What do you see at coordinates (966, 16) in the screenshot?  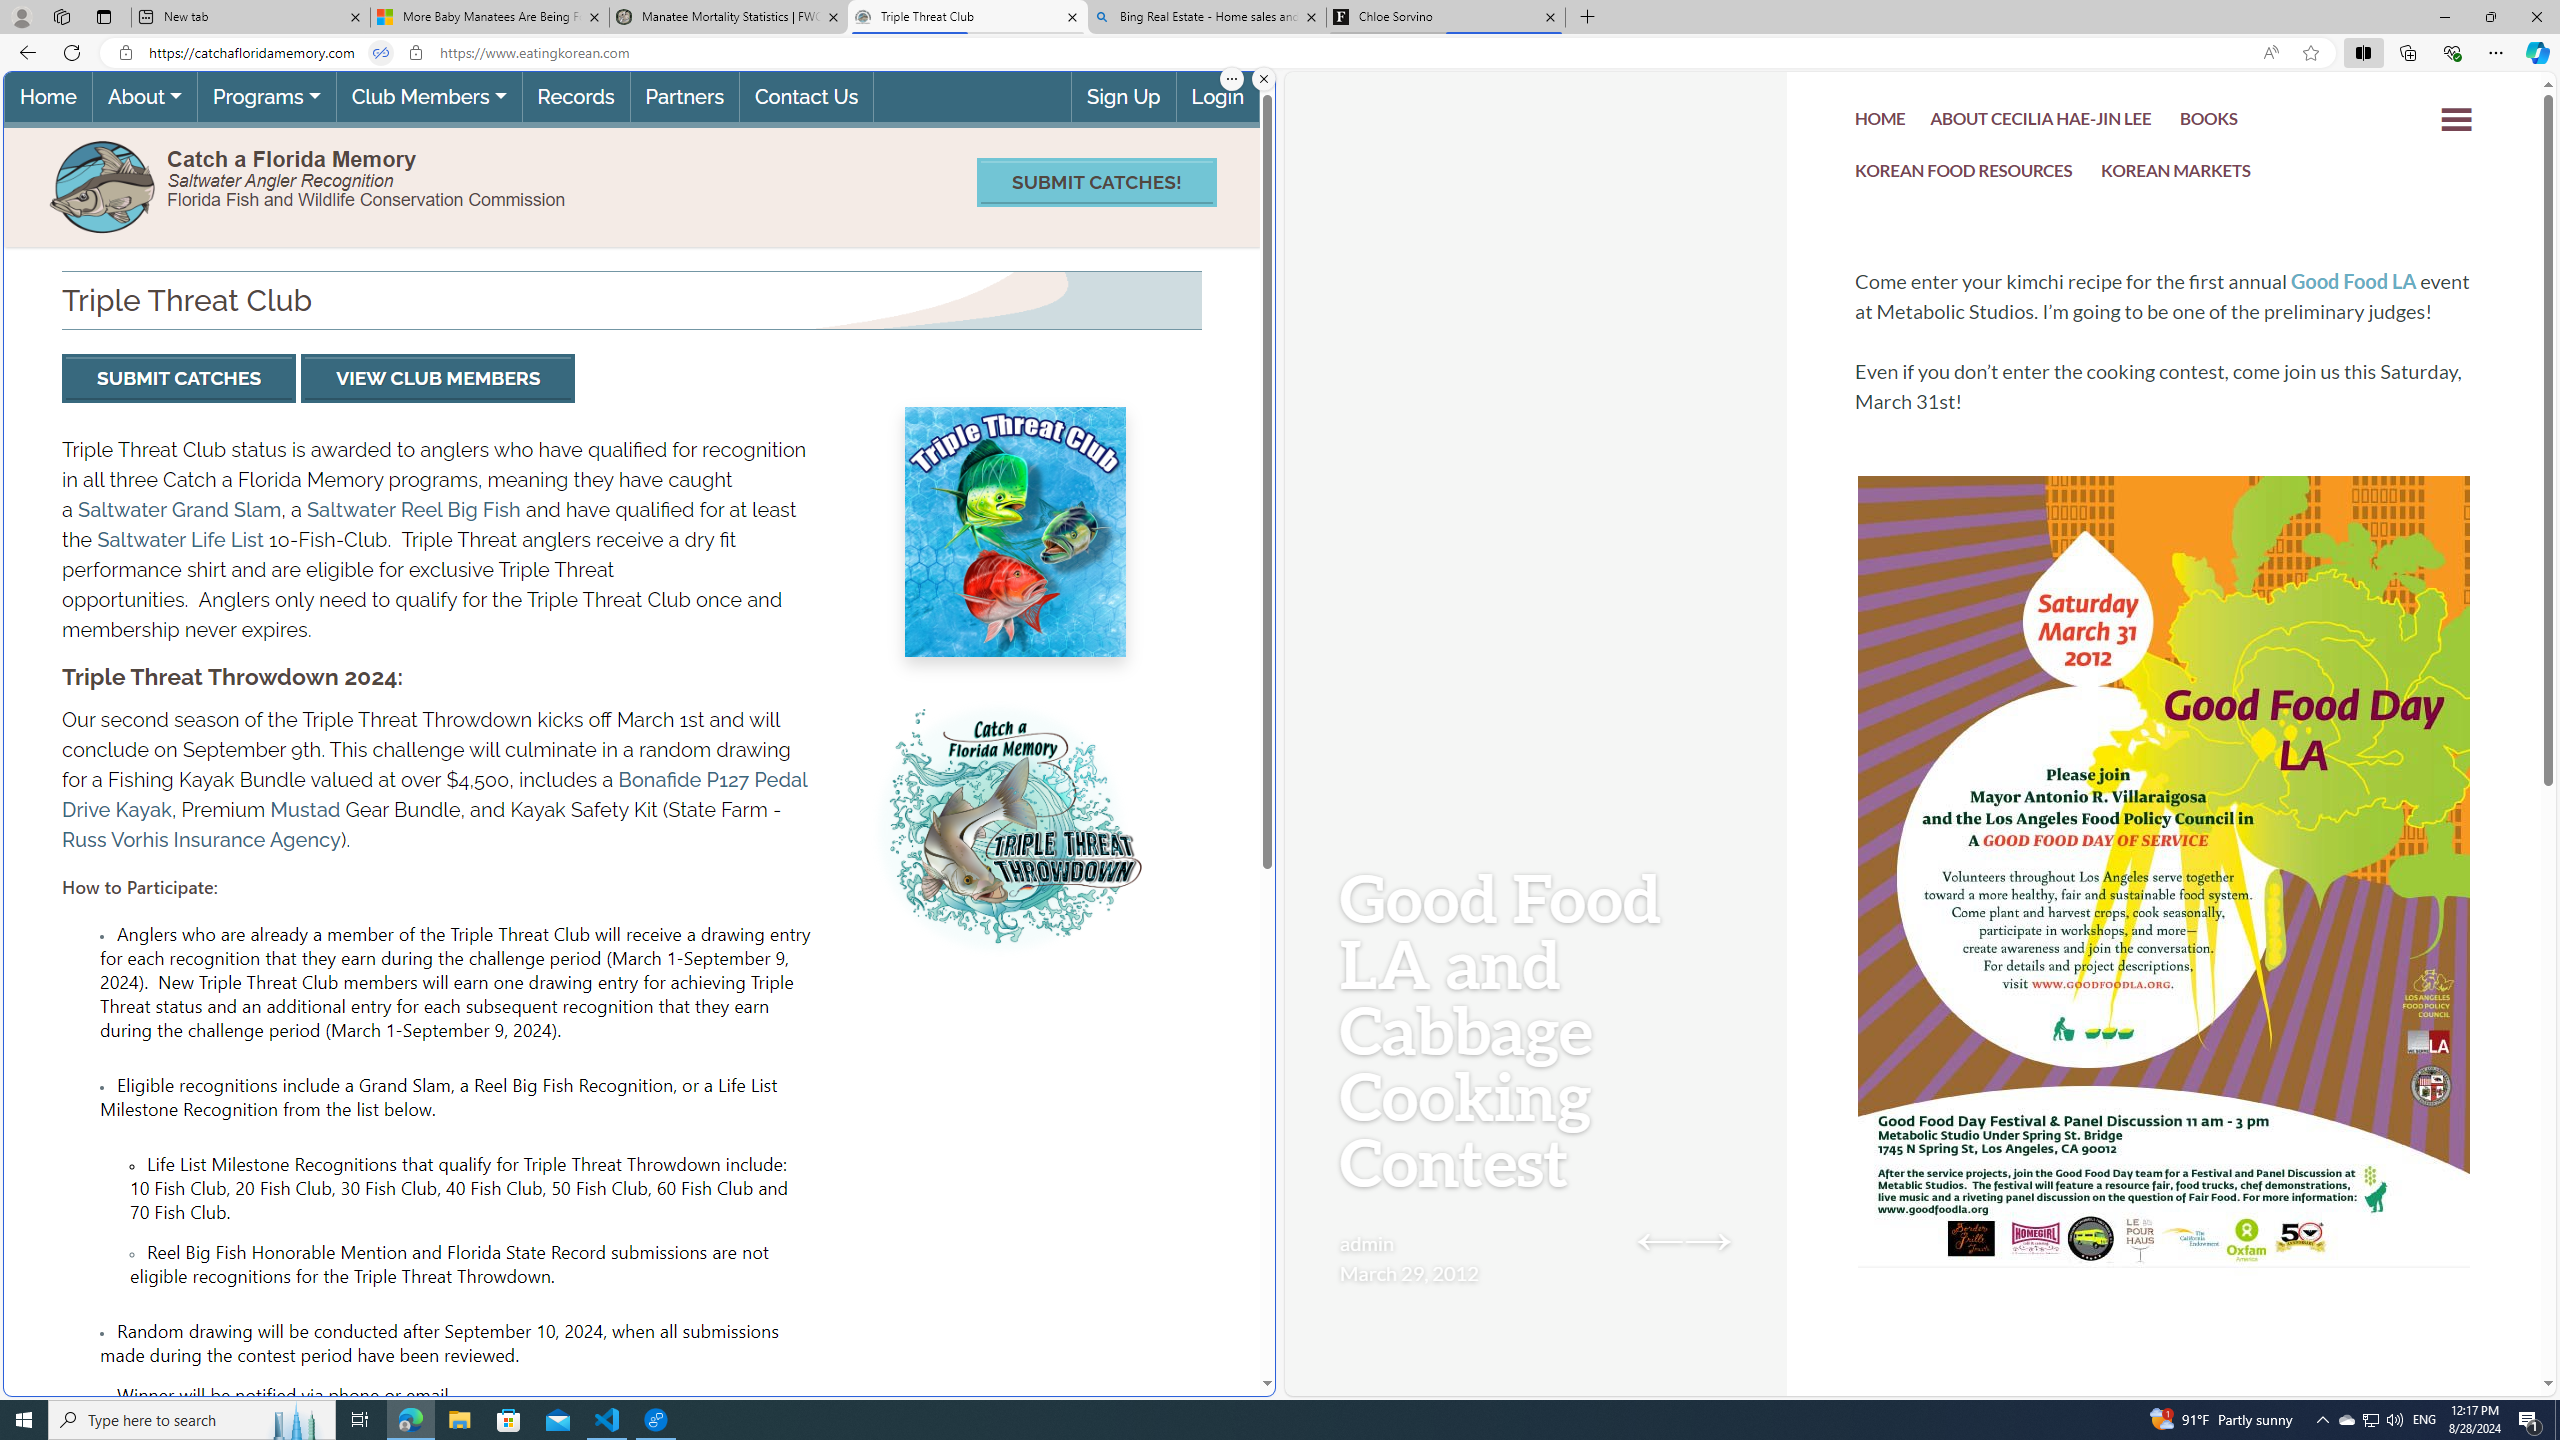 I see `'Triple Threat Club'` at bounding box center [966, 16].